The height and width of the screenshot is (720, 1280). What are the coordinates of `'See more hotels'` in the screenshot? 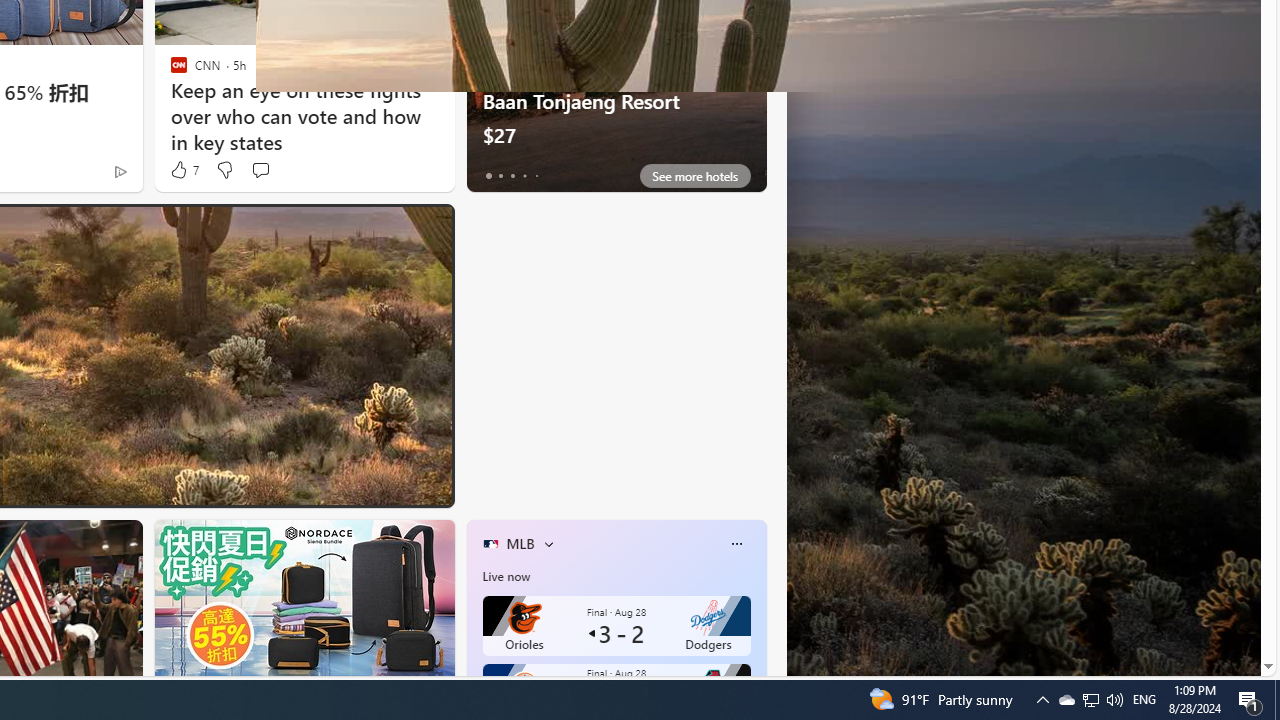 It's located at (695, 175).